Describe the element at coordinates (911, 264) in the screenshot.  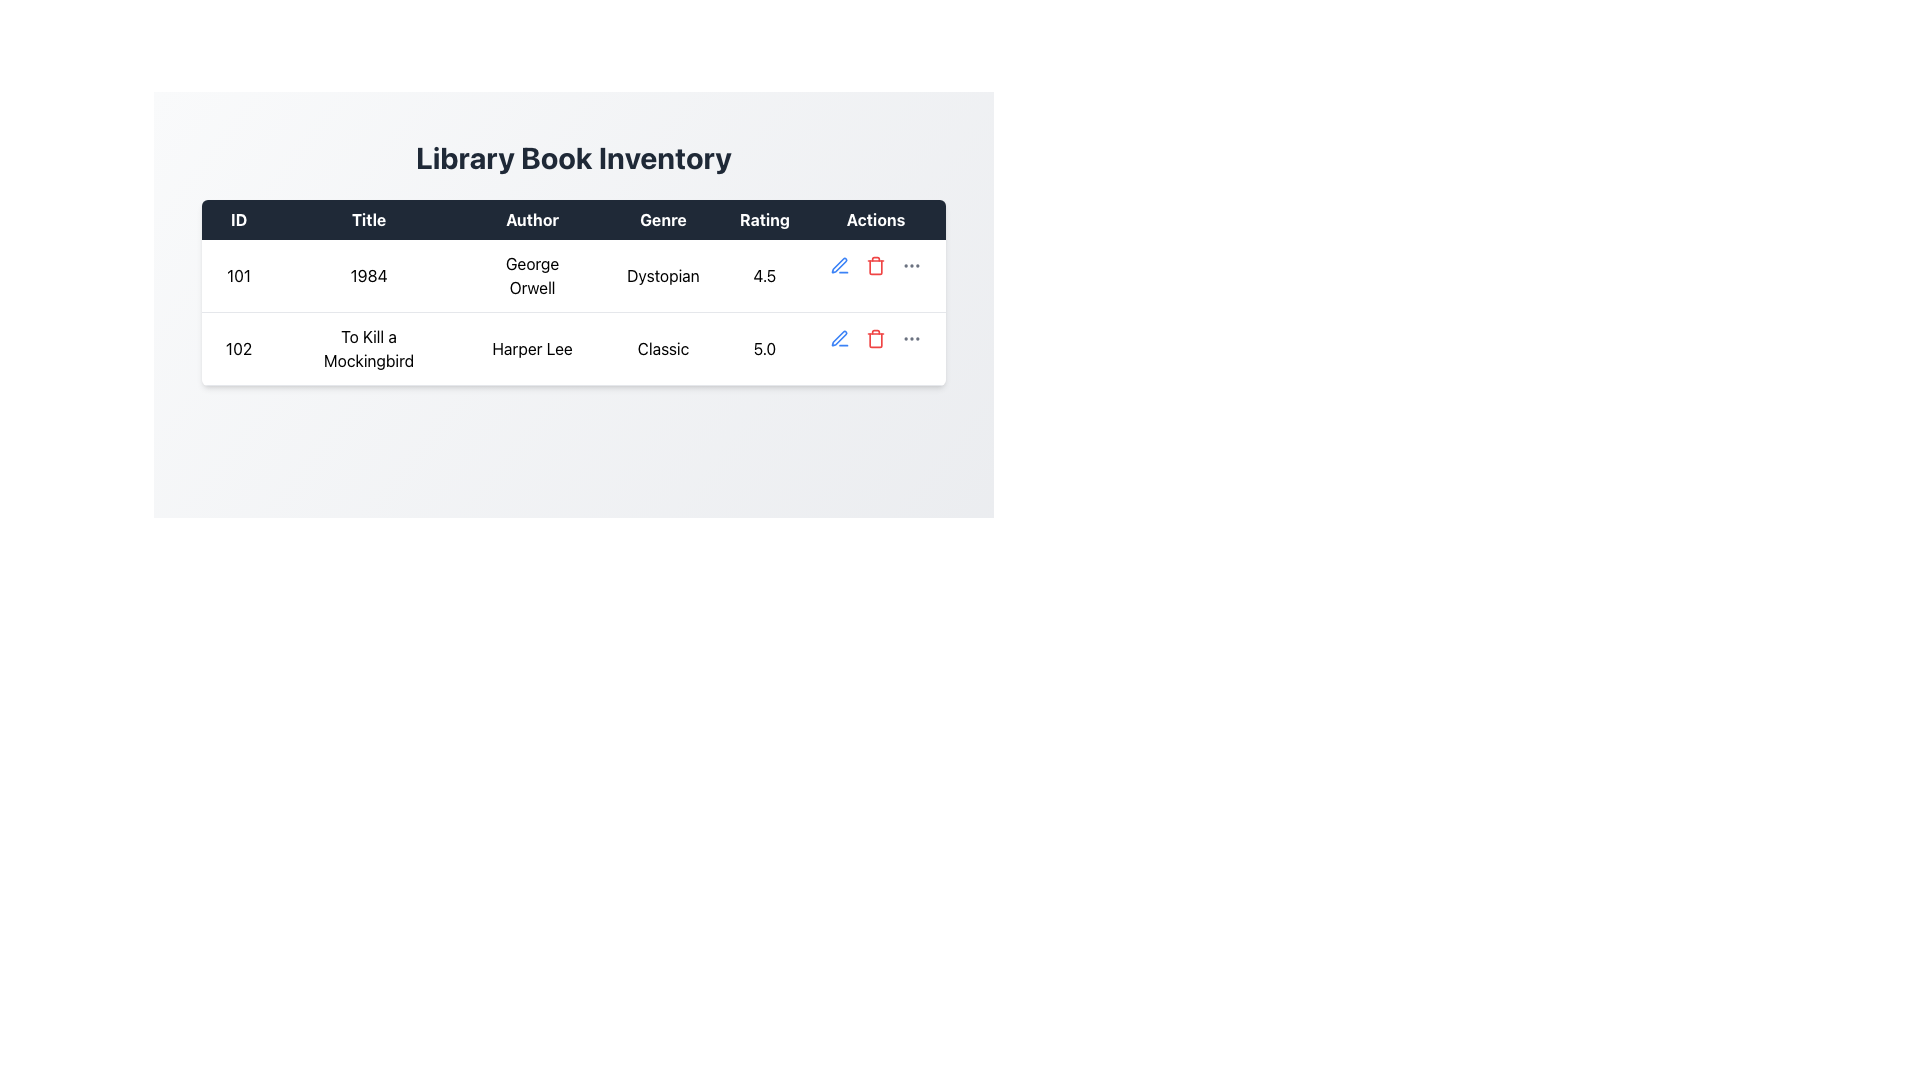
I see `the Ellipsis Icon in the 'Actions' column of the second row in the 'Library Book Inventory' table` at that location.